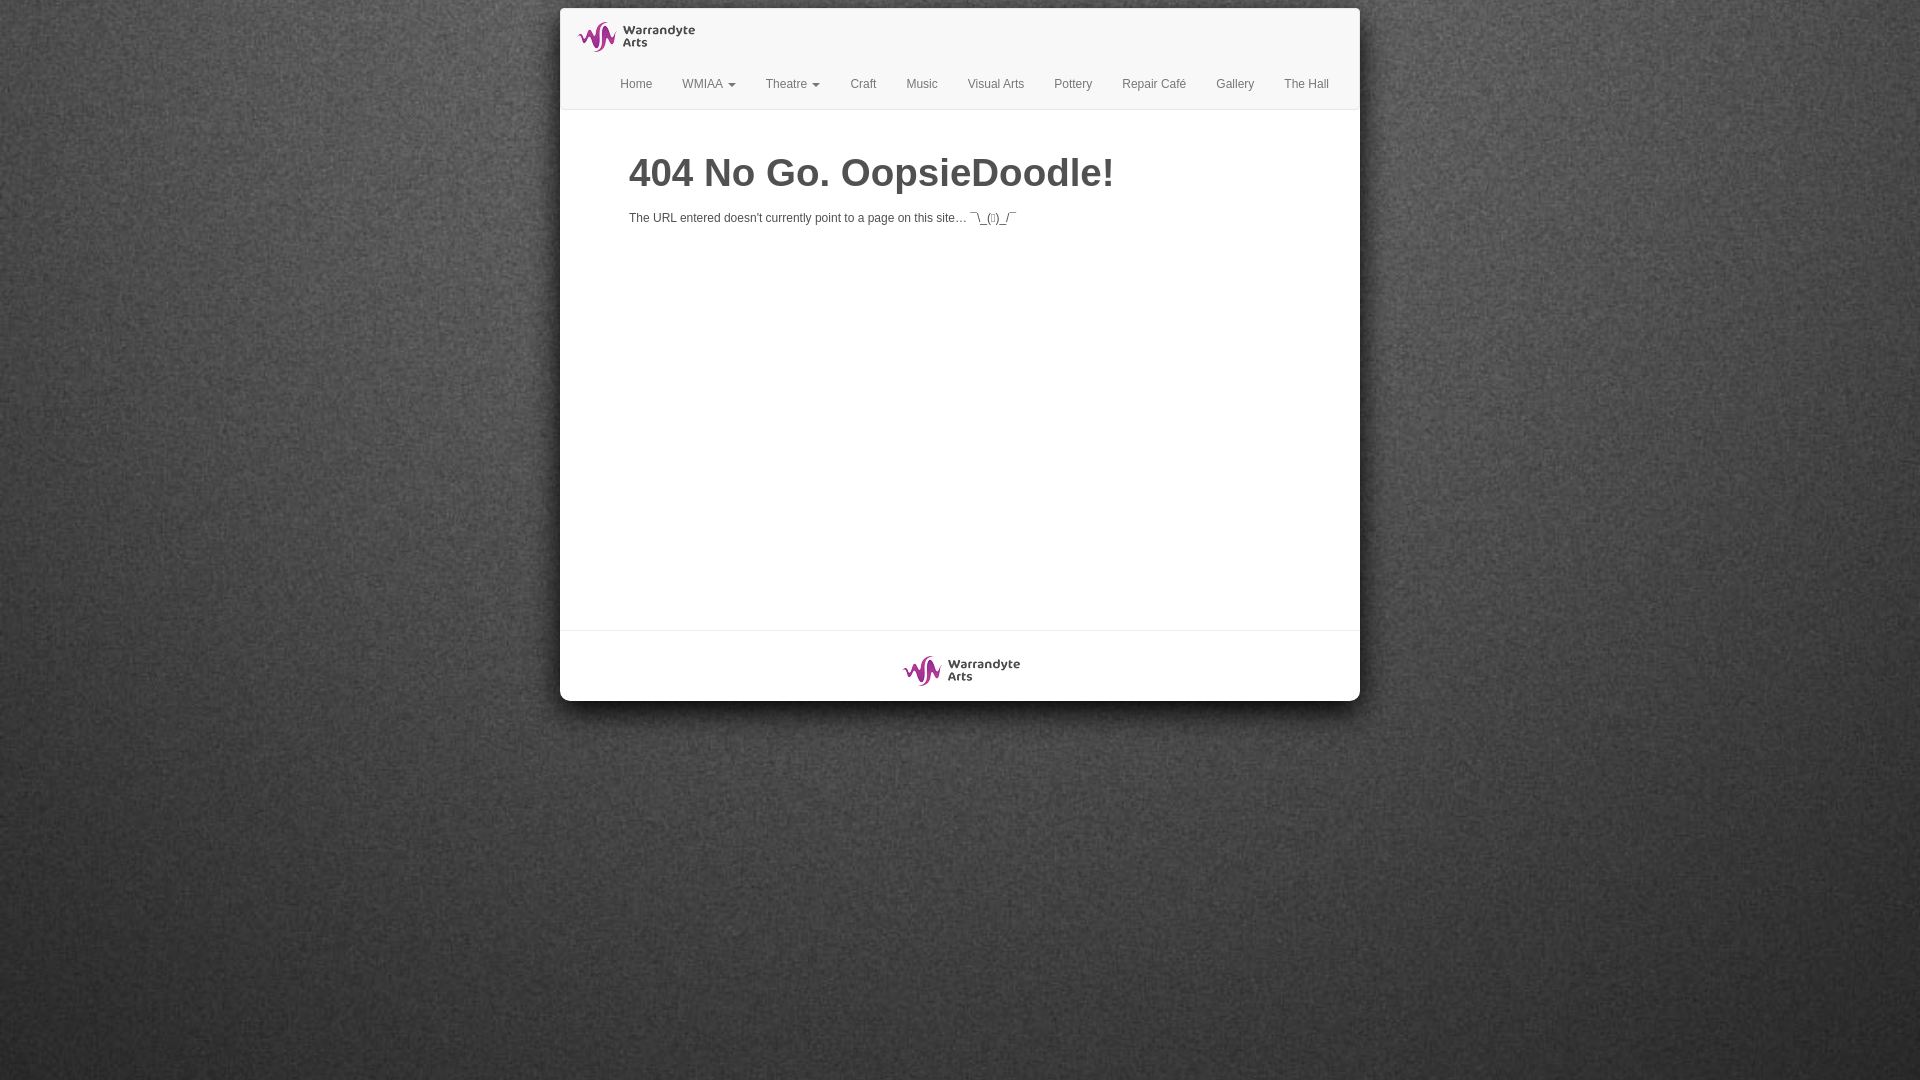 The width and height of the screenshot is (1920, 1080). I want to click on 'Pottery', so click(1072, 83).